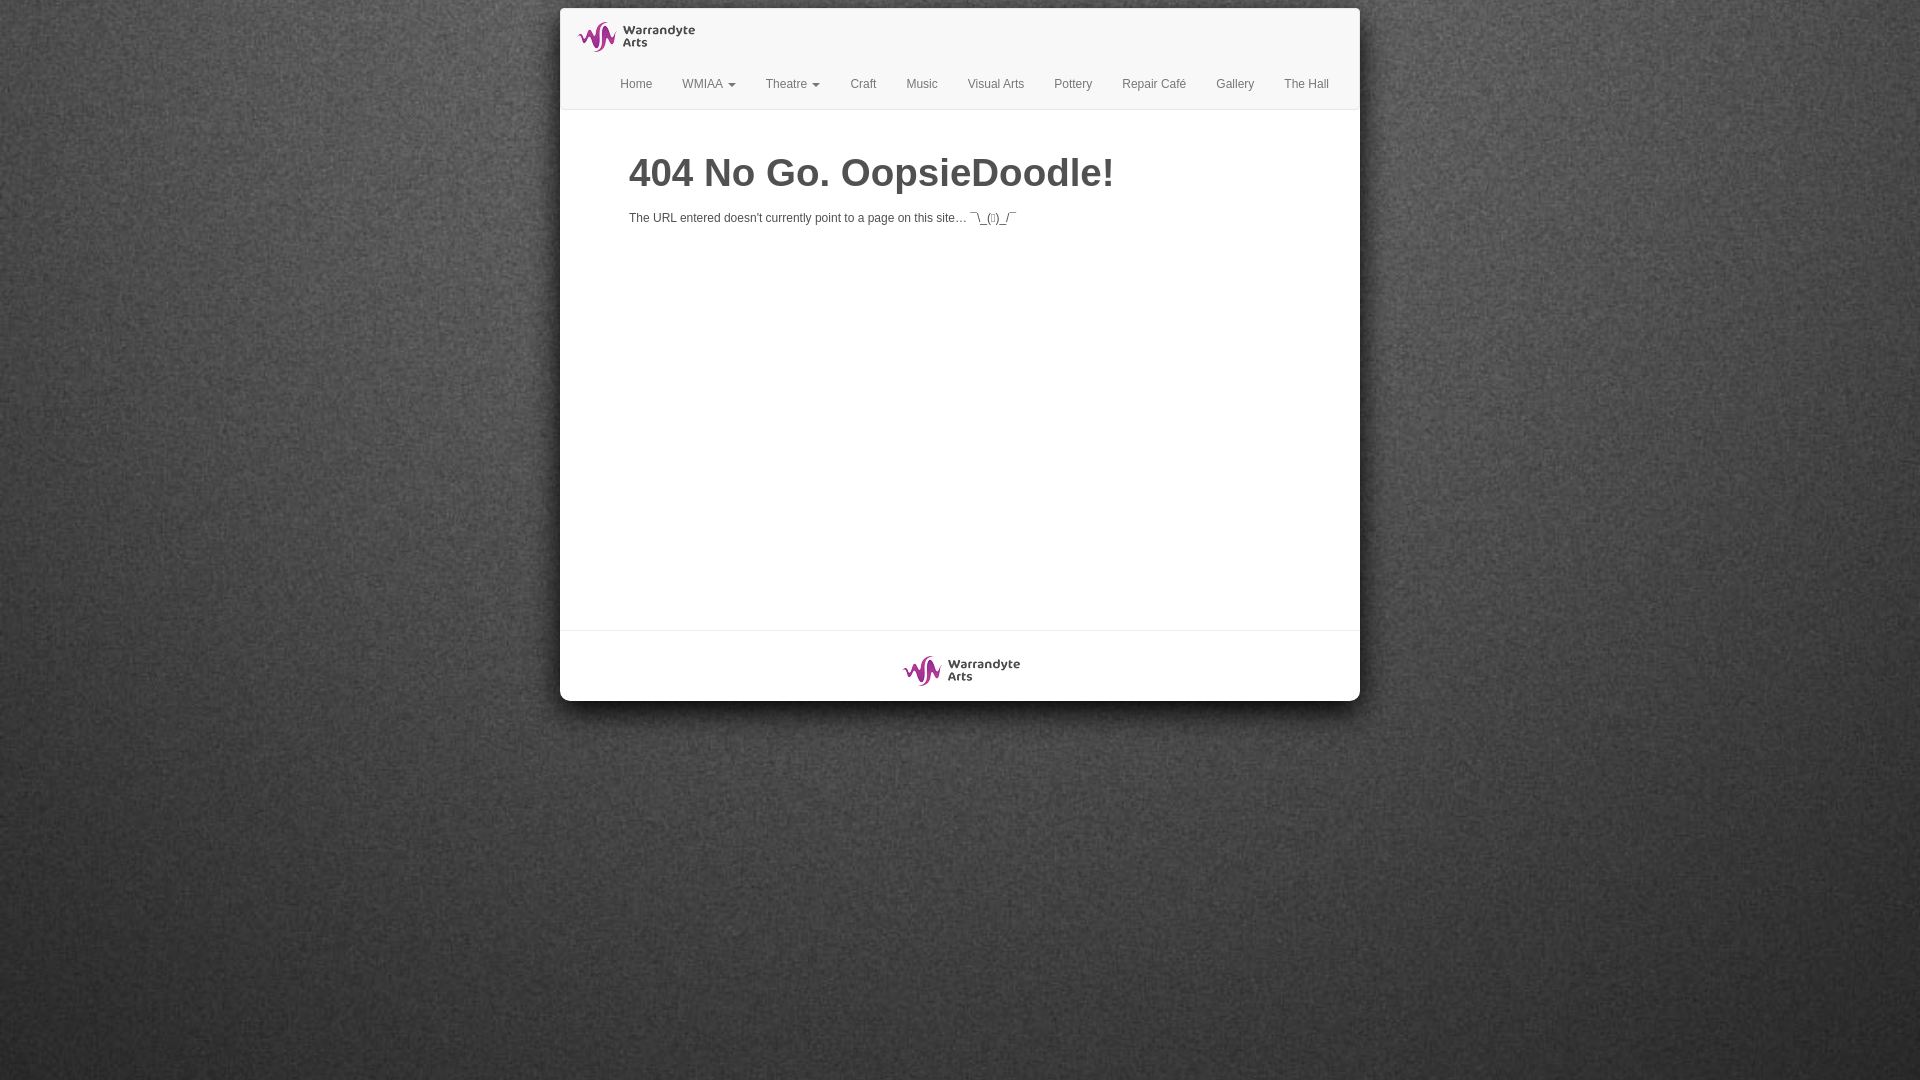 The width and height of the screenshot is (1920, 1080). I want to click on 'Pottery', so click(1072, 83).